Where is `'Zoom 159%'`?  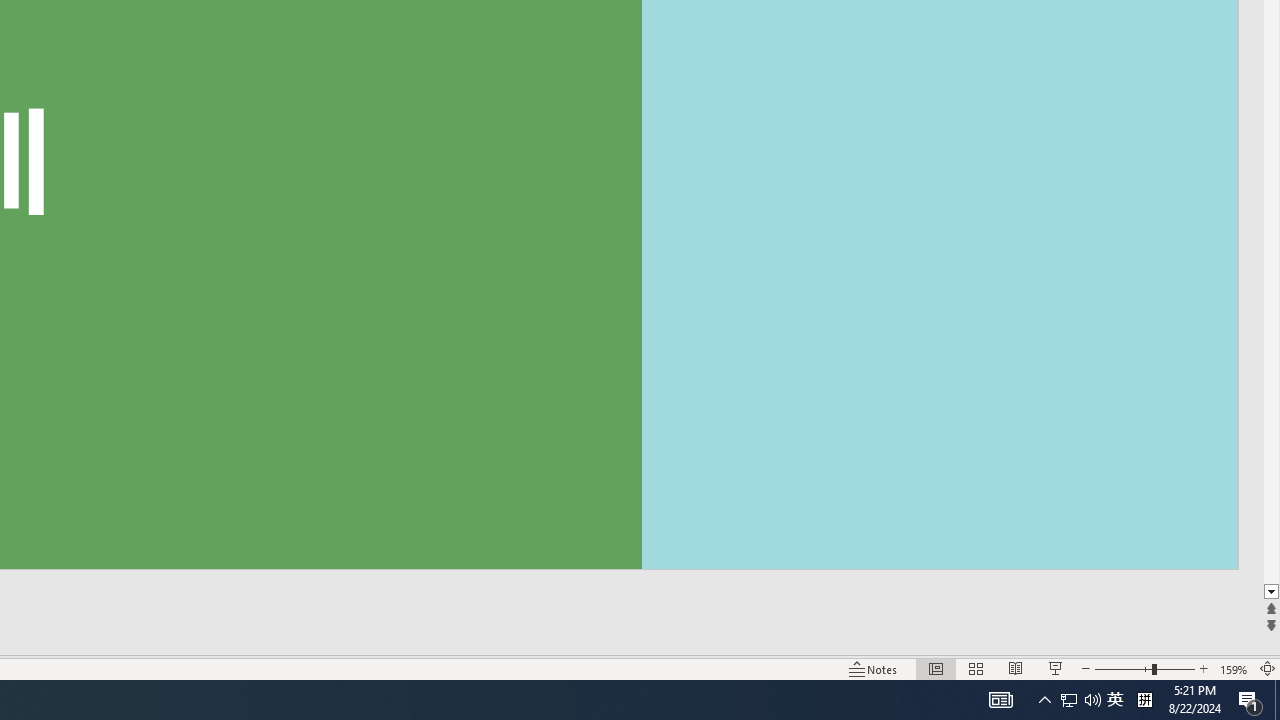
'Zoom 159%' is located at coordinates (1233, 669).